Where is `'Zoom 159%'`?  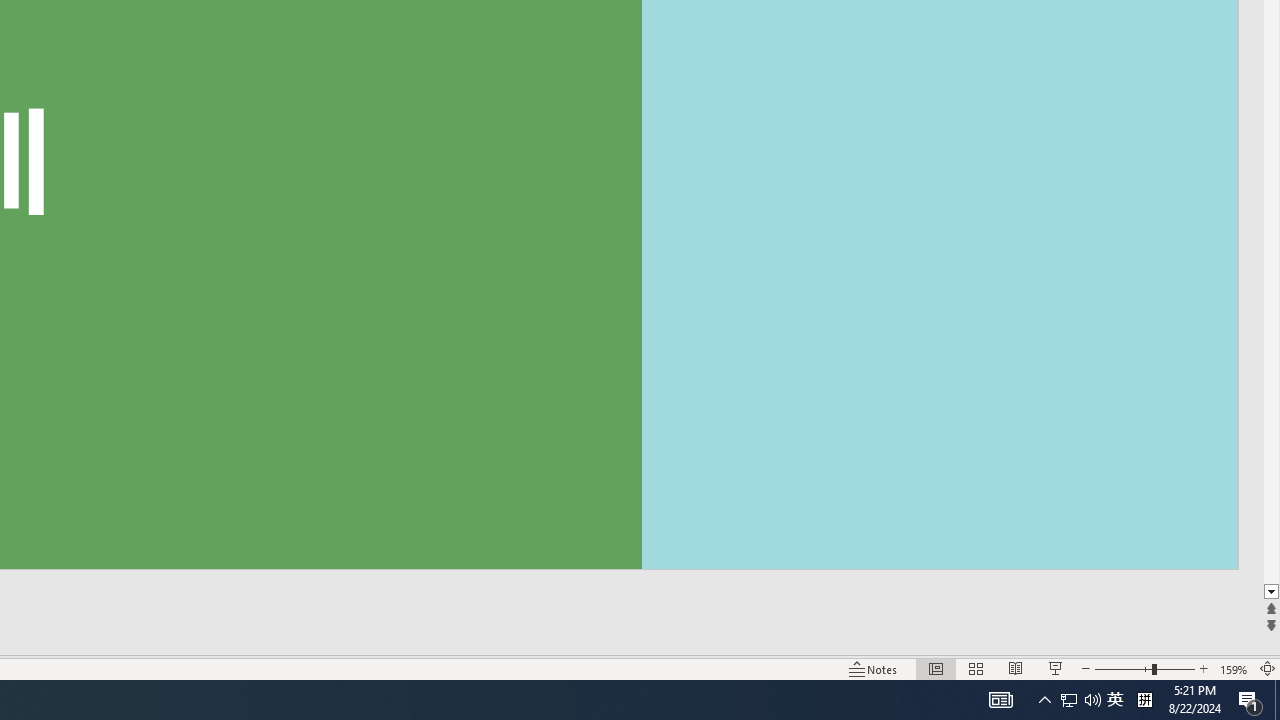
'Zoom 159%' is located at coordinates (1233, 669).